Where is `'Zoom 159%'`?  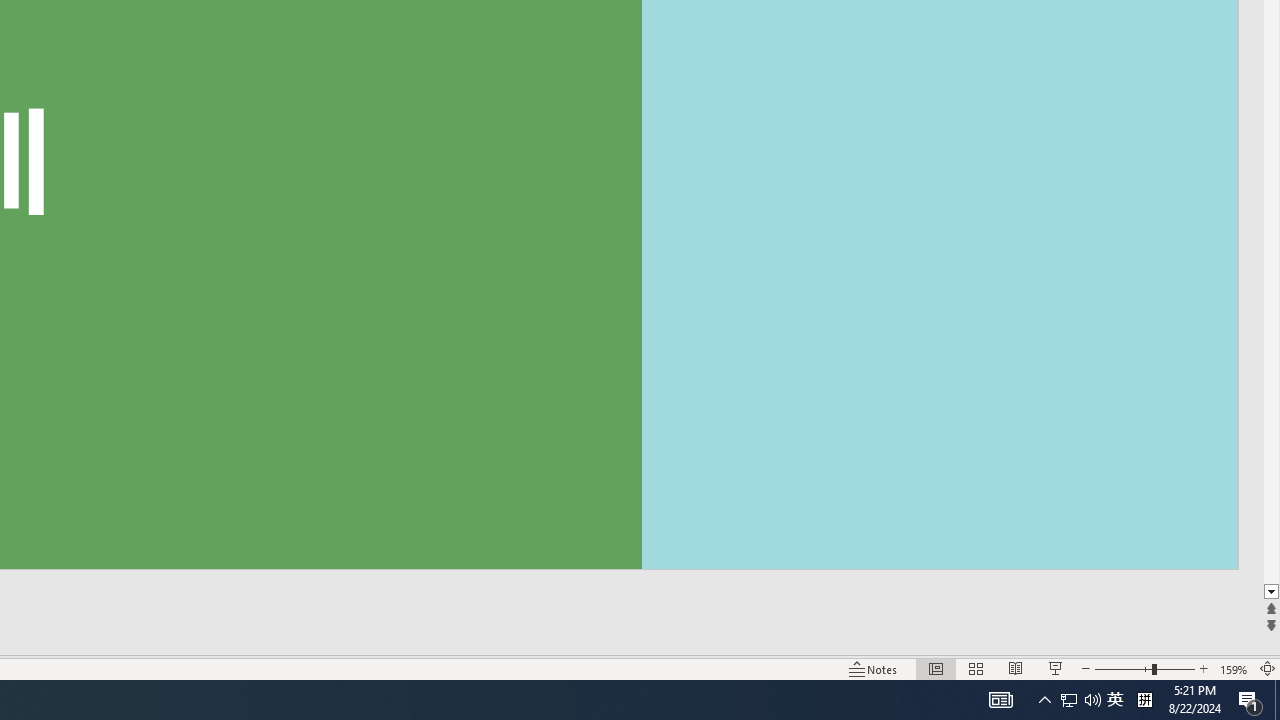
'Zoom 159%' is located at coordinates (1233, 669).